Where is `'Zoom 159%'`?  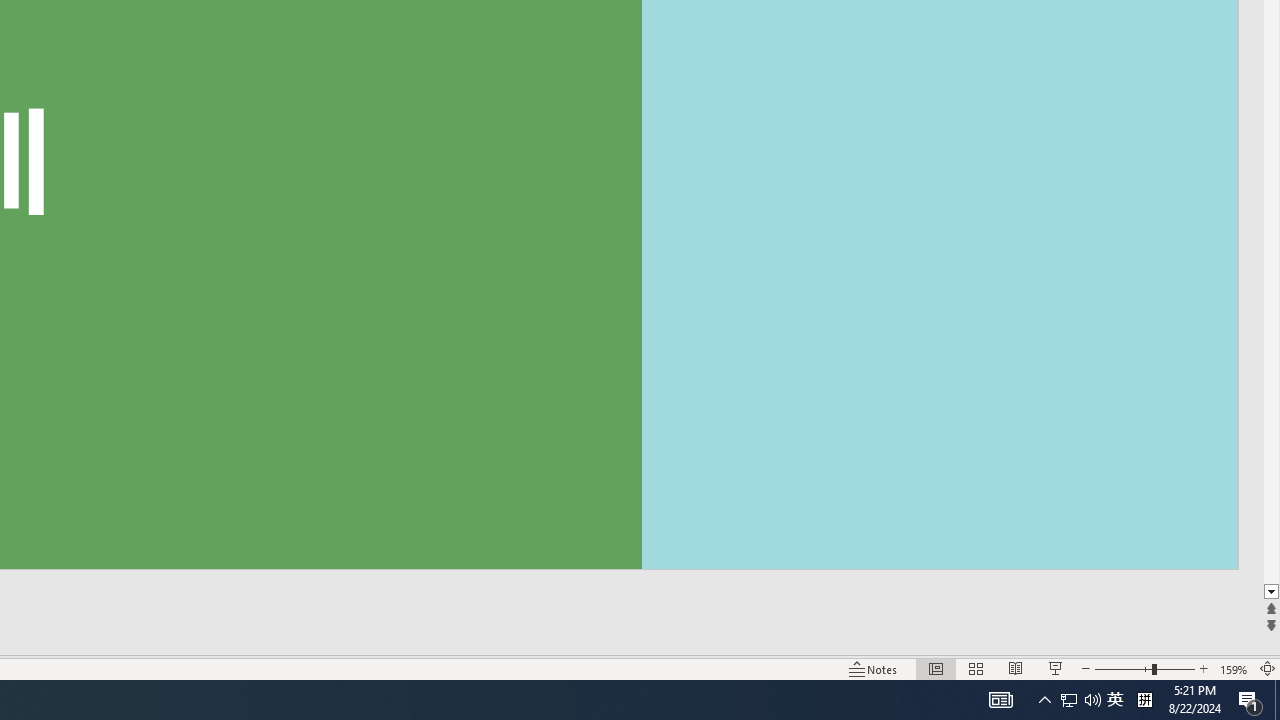
'Zoom 159%' is located at coordinates (1233, 669).